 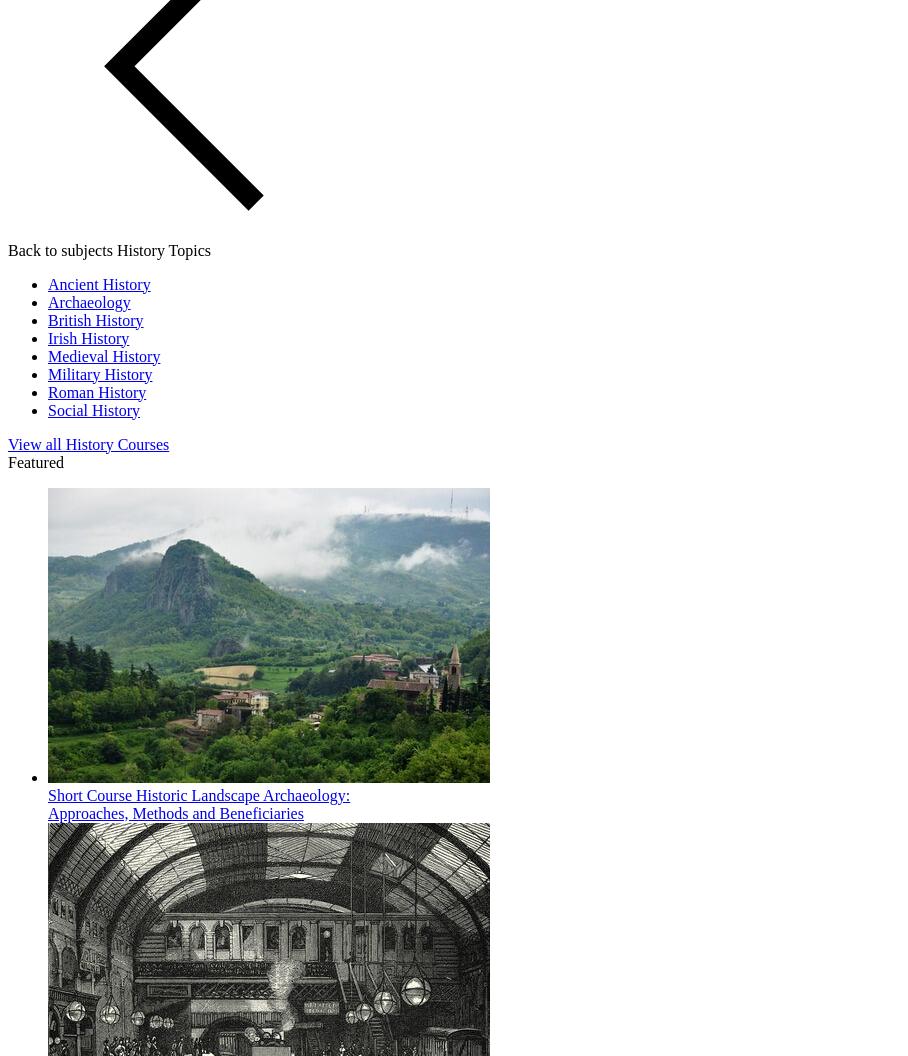 I want to click on 'Short Course', so click(x=88, y=794).